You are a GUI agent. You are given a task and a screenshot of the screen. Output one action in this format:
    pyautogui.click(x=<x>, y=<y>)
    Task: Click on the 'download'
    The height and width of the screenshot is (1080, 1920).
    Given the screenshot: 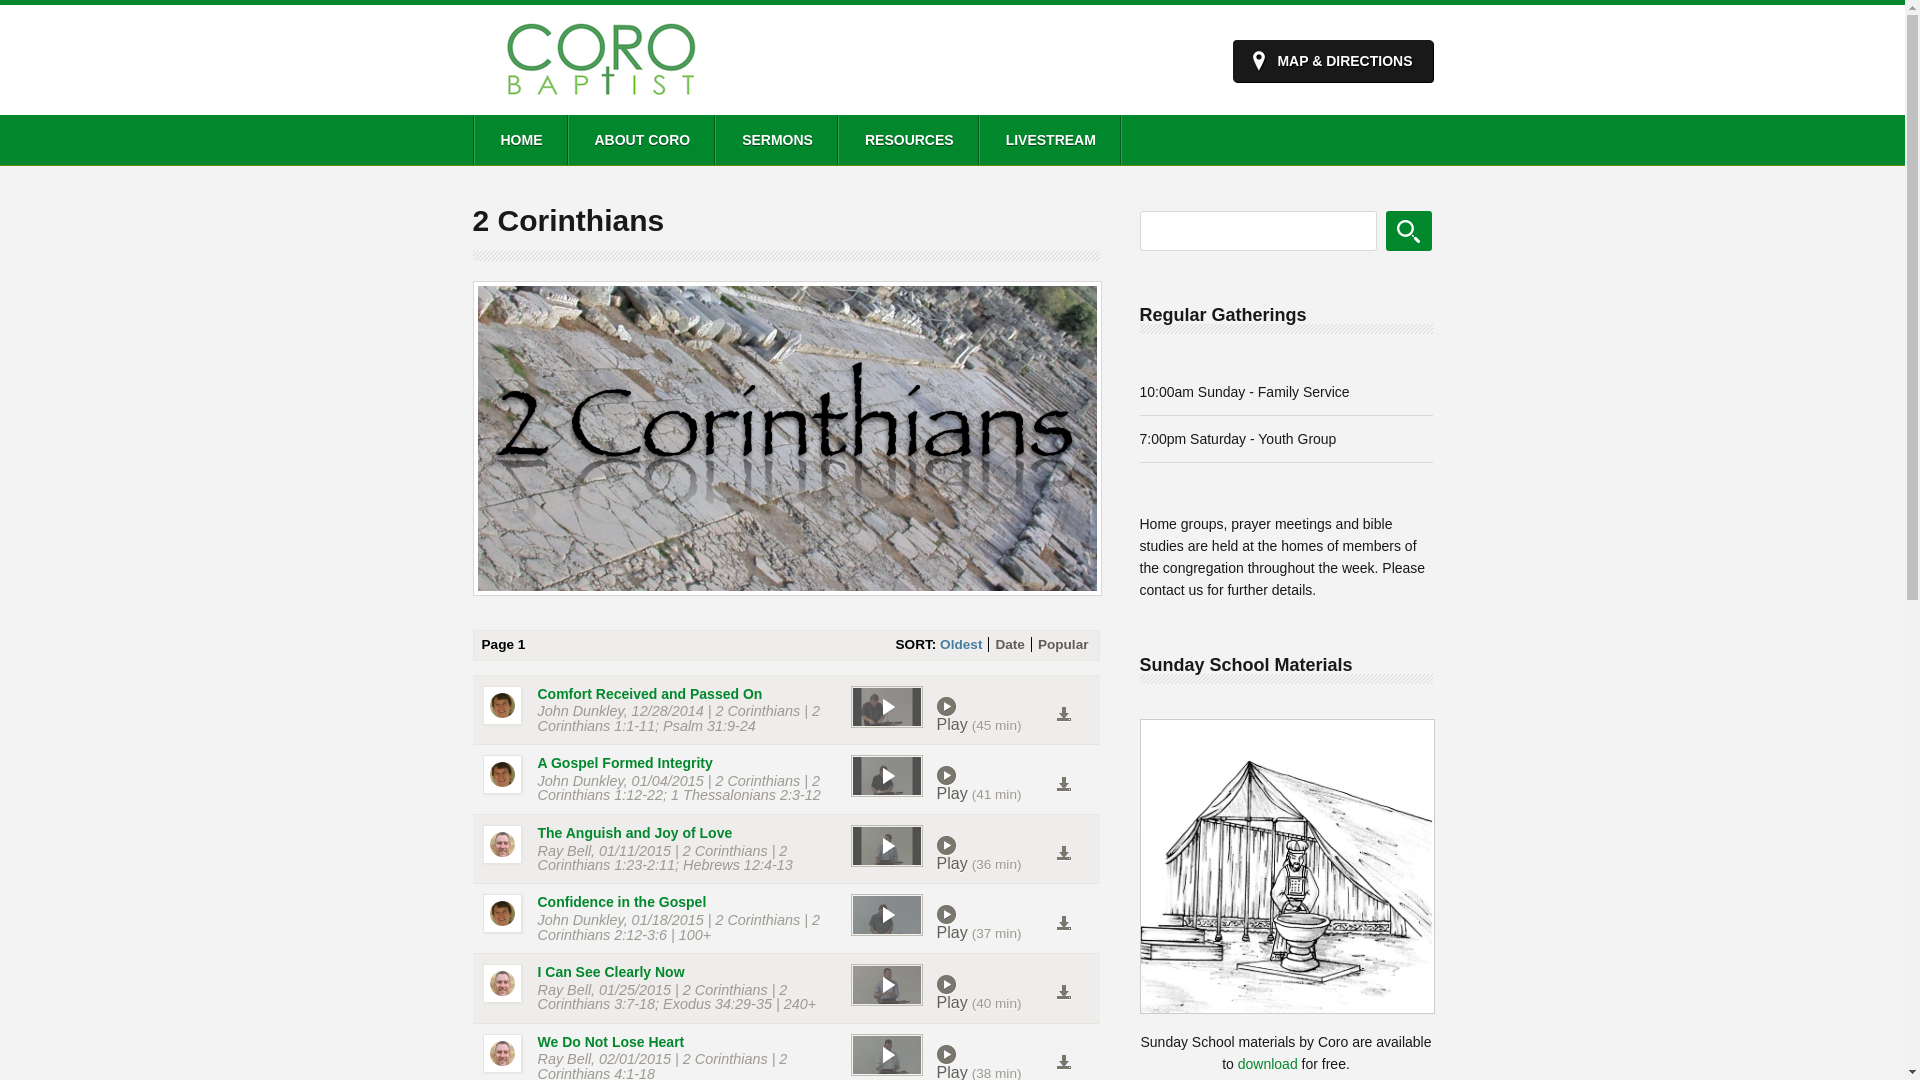 What is the action you would take?
    pyautogui.click(x=1266, y=1063)
    